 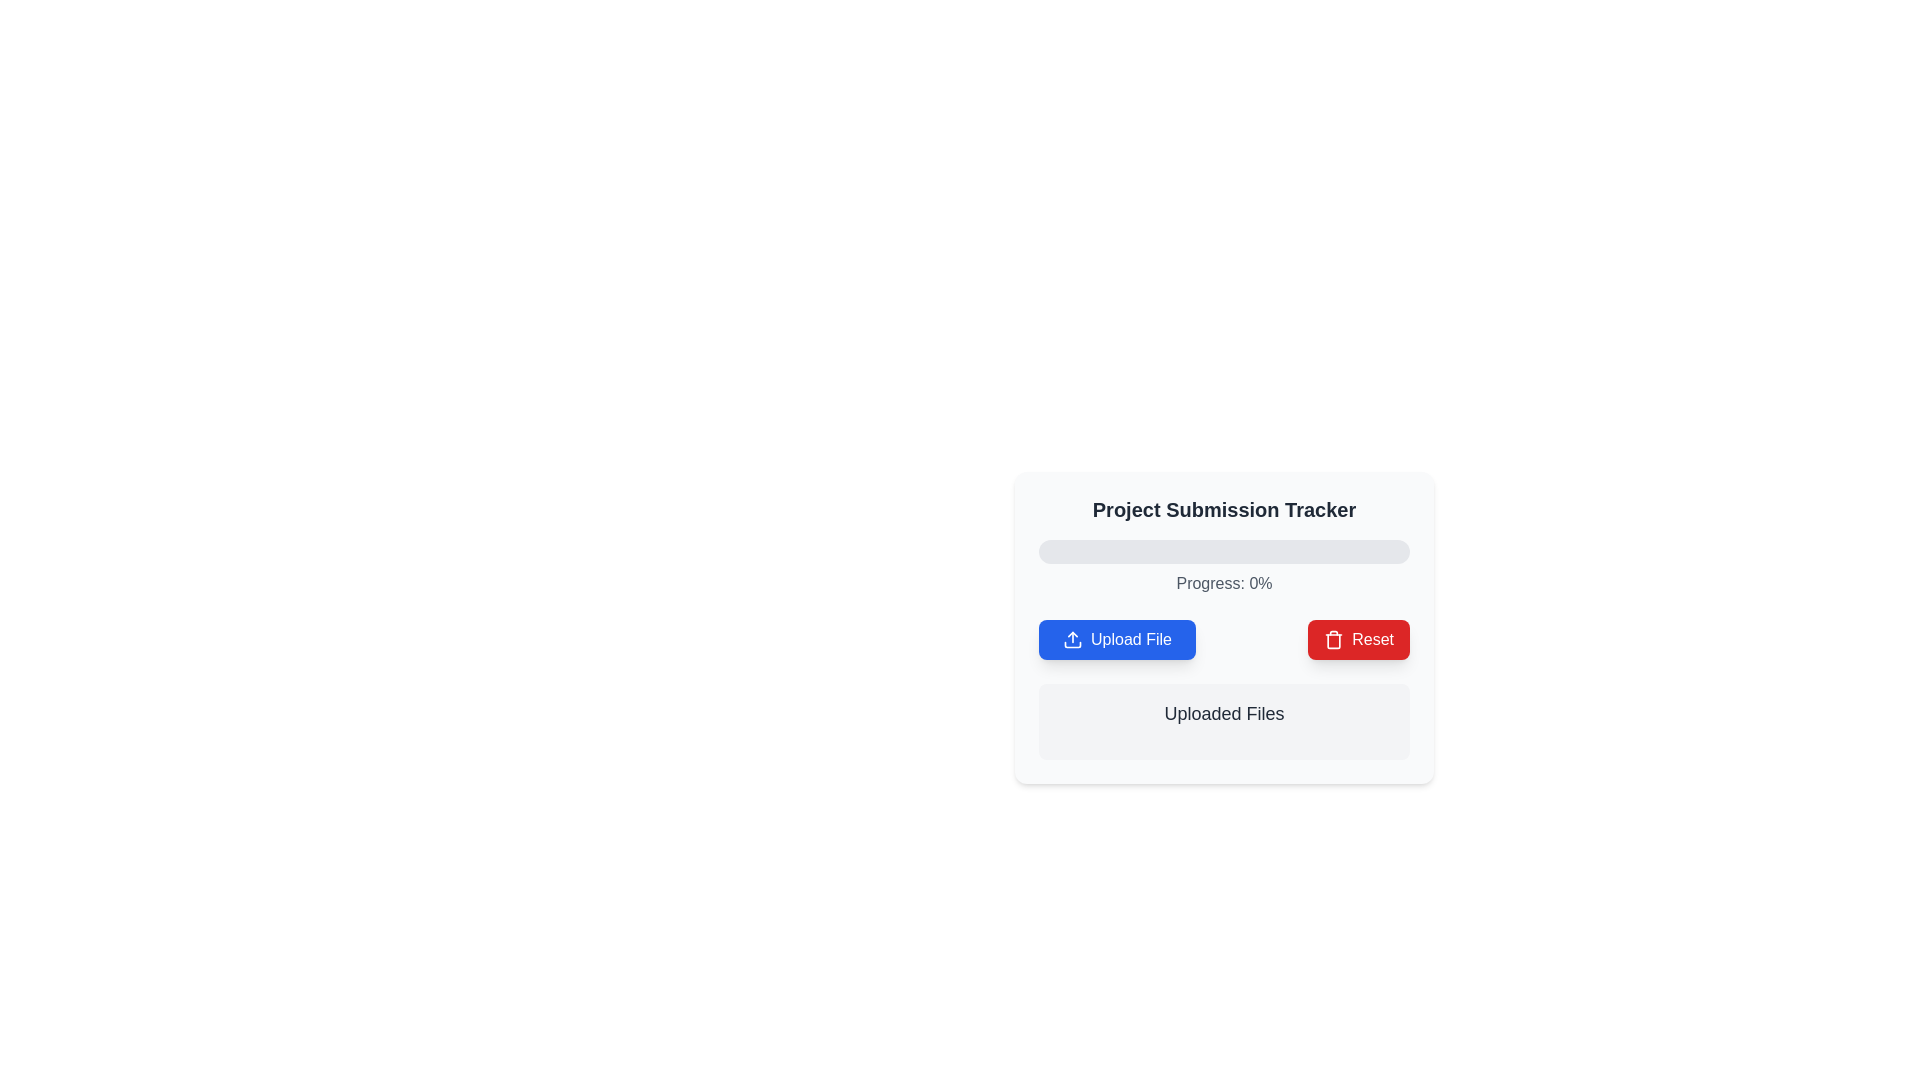 I want to click on the 'Reset' button icon, which serves as a visual indicator for resetting or clearing selections or progress, located in the lower section of the interface, so click(x=1334, y=640).